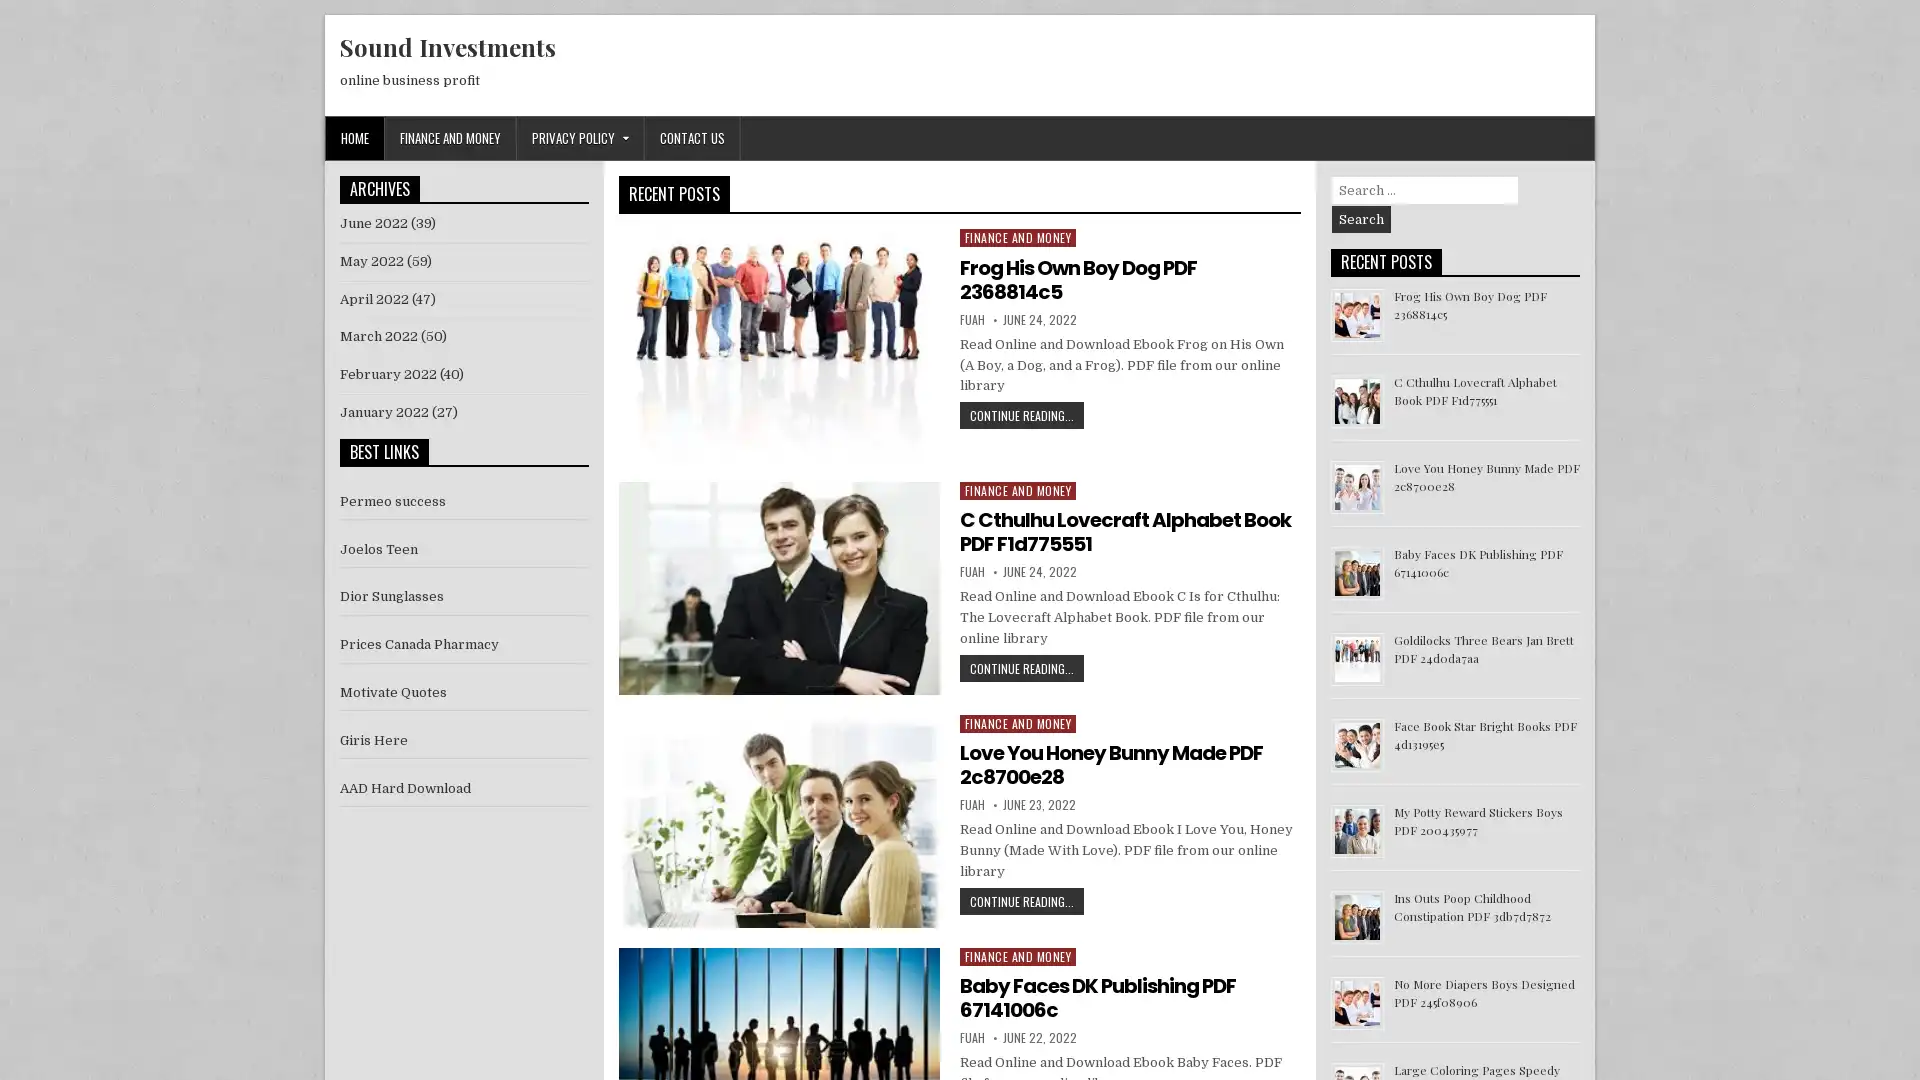 The height and width of the screenshot is (1080, 1920). Describe the element at coordinates (1360, 219) in the screenshot. I see `Search` at that location.